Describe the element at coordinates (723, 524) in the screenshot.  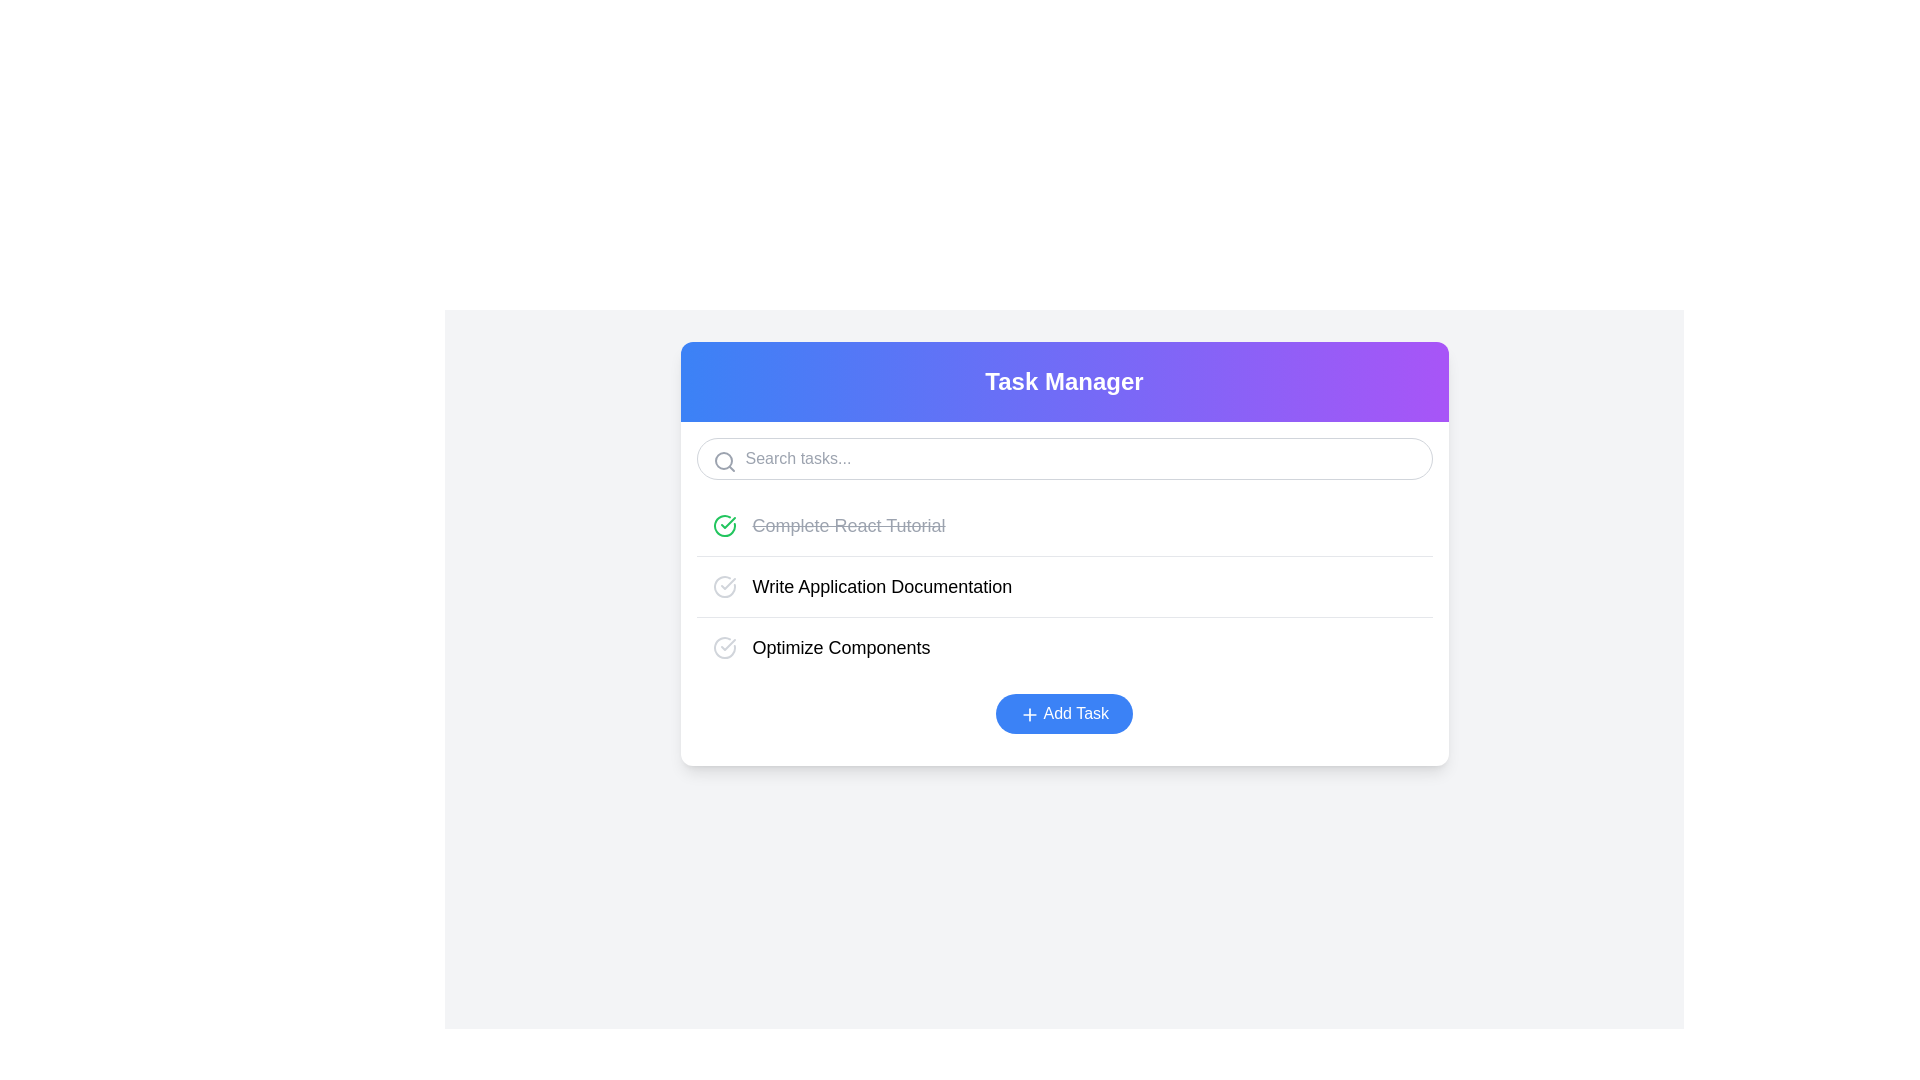
I see `the green checkmark icon indicating a completed status, which is located to the left of the text 'Complete React Tutorial'` at that location.